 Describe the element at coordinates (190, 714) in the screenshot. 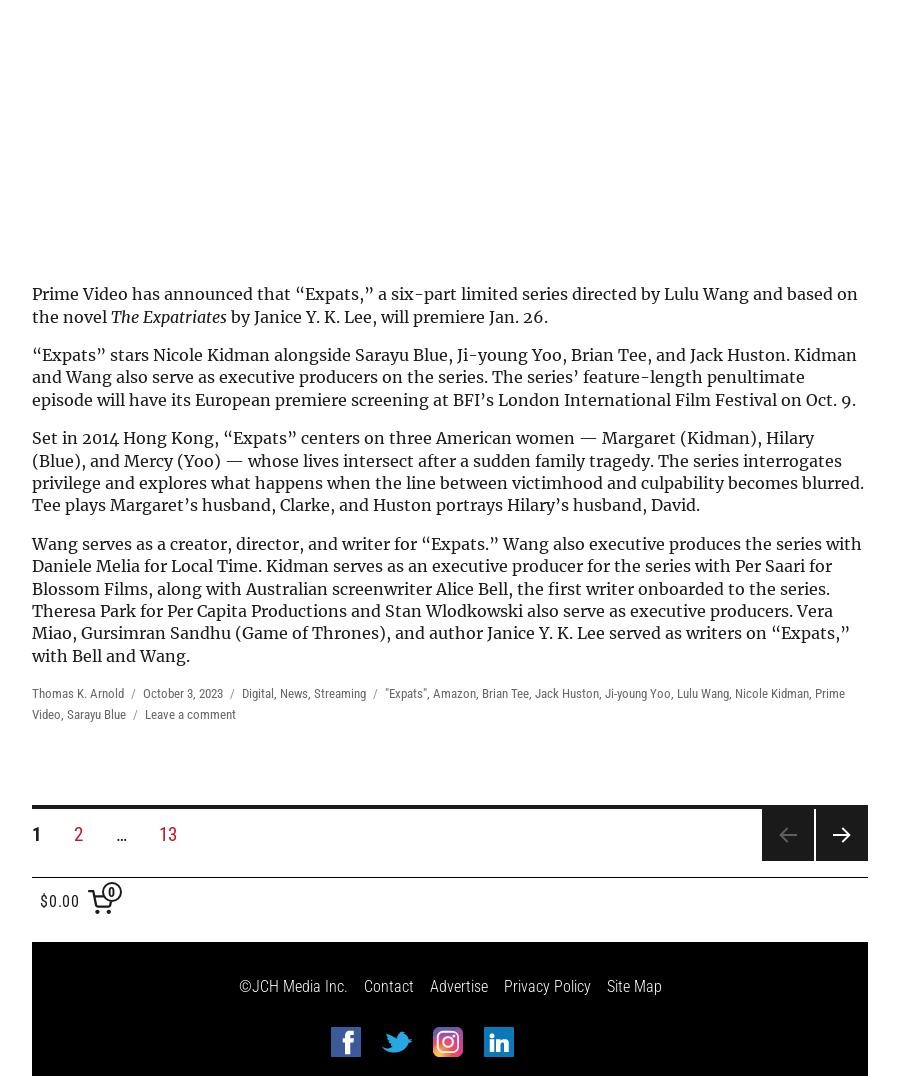

I see `'Leave a comment'` at that location.